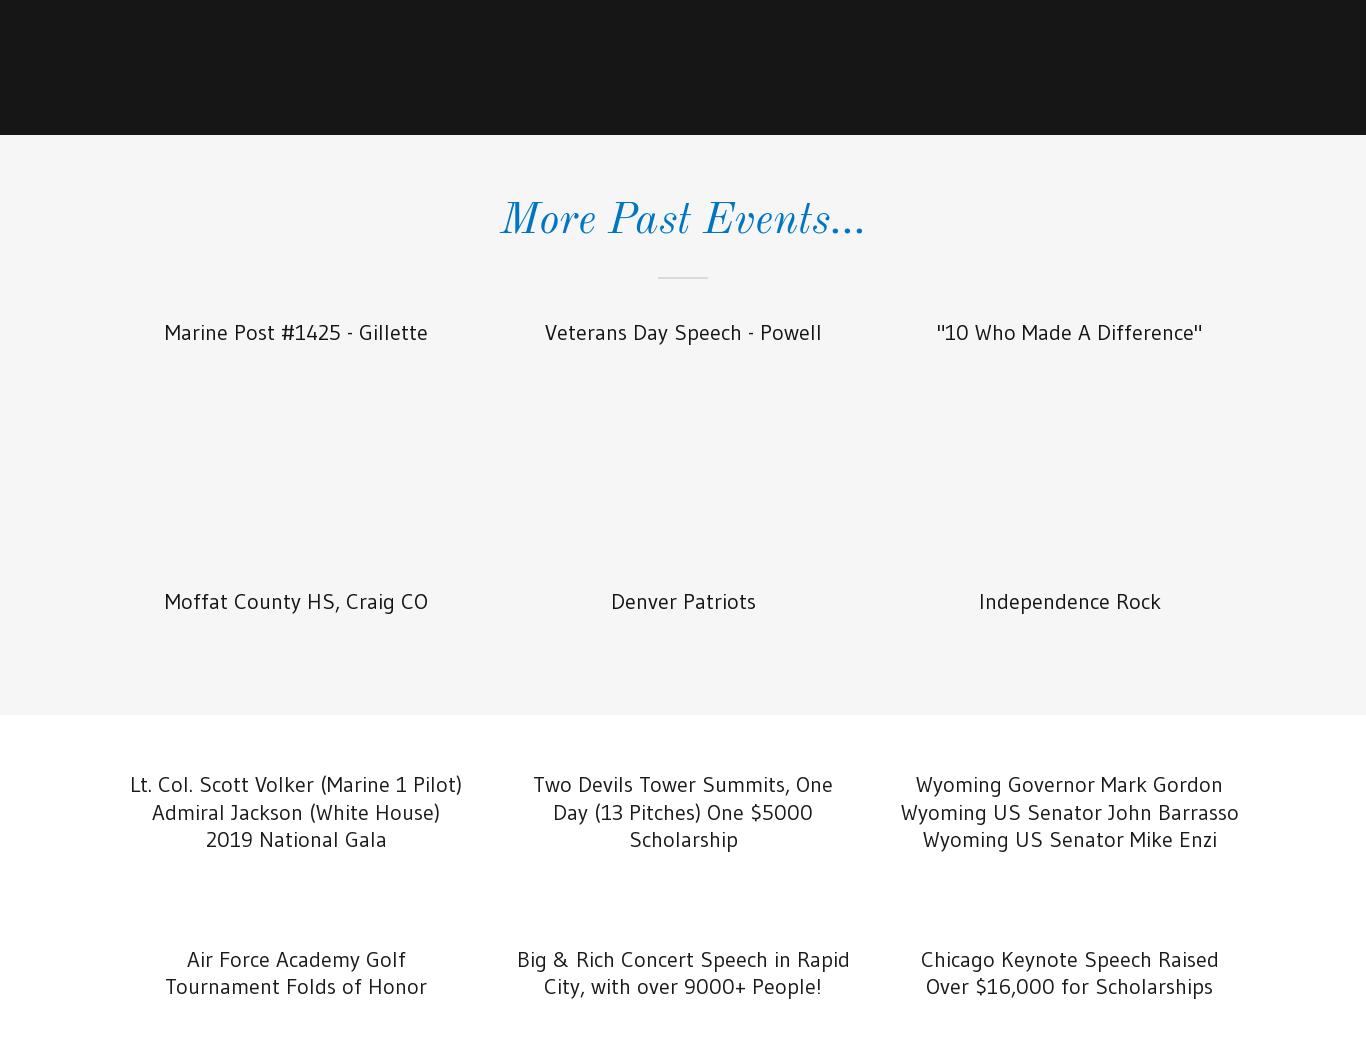 Image resolution: width=1366 pixels, height=1061 pixels. I want to click on 'More Past Events...', so click(683, 220).